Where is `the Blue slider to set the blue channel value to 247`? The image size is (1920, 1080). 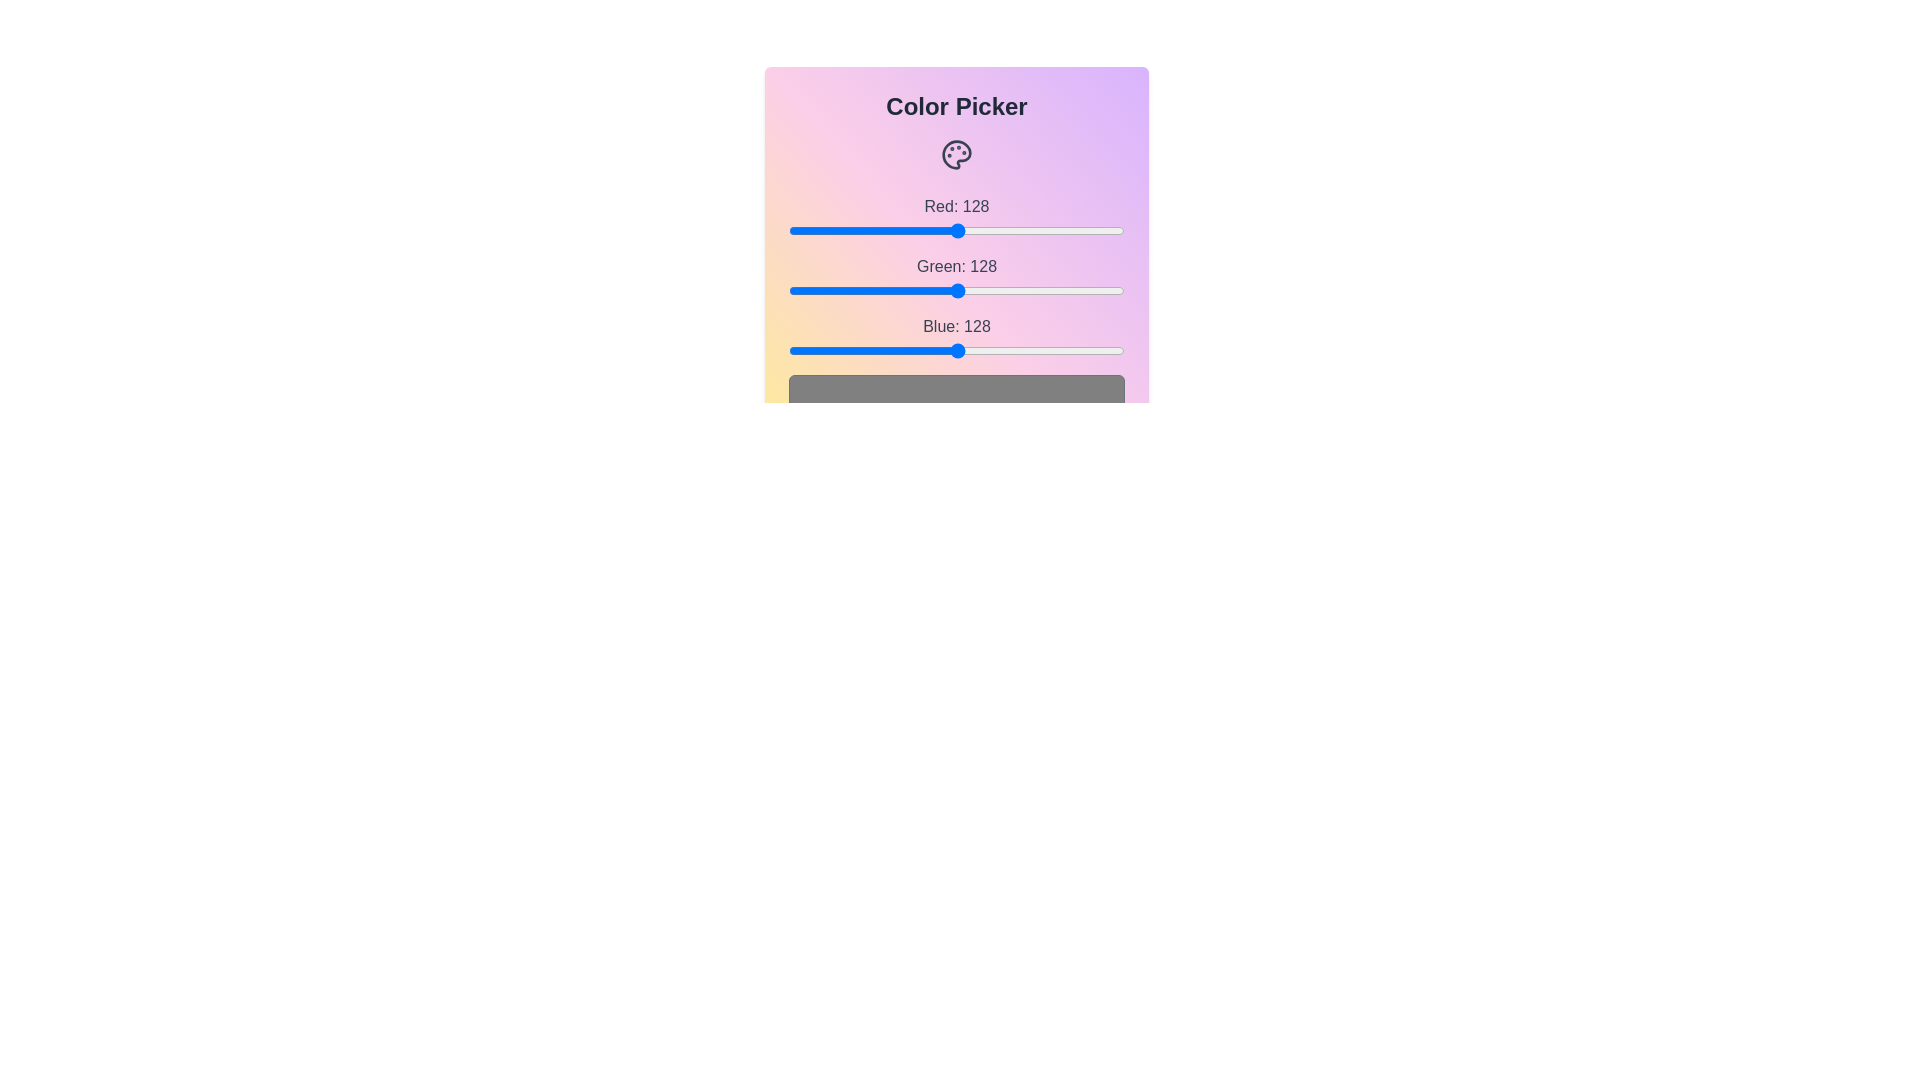
the Blue slider to set the blue channel value to 247 is located at coordinates (1113, 350).